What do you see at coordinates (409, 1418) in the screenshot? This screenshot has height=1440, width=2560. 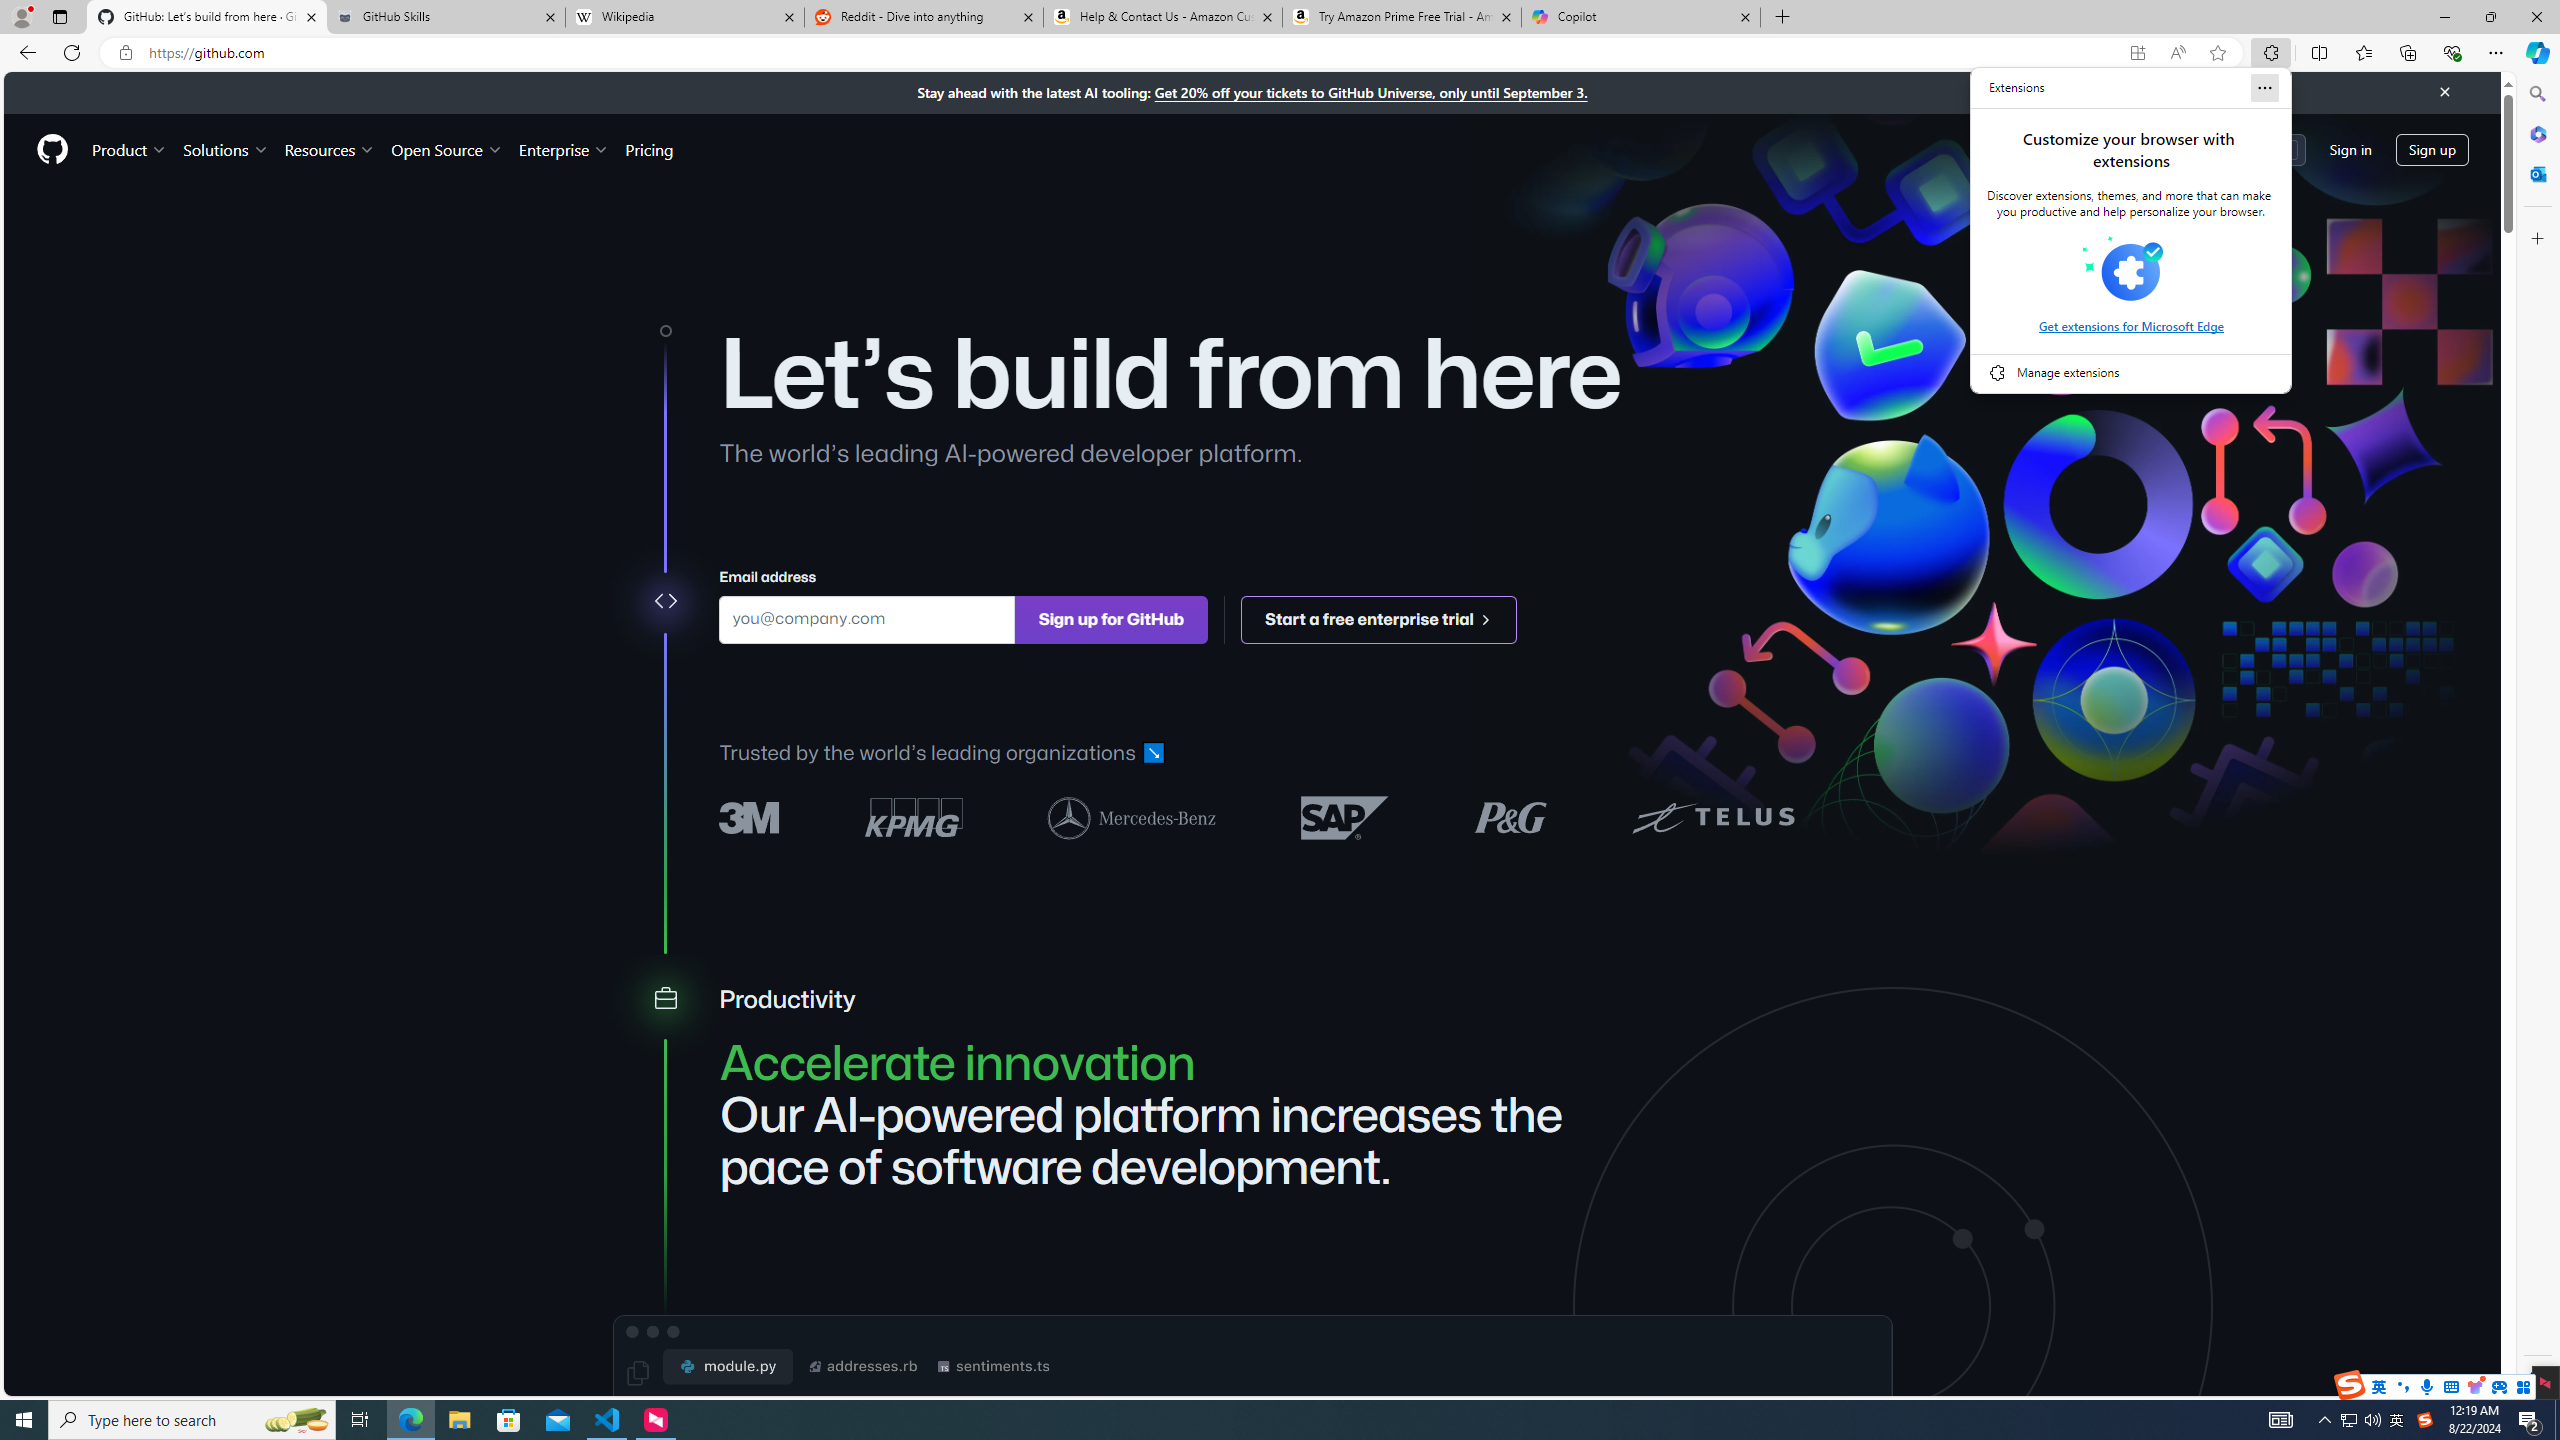 I see `'Microsoft Edge - 1 running window'` at bounding box center [409, 1418].